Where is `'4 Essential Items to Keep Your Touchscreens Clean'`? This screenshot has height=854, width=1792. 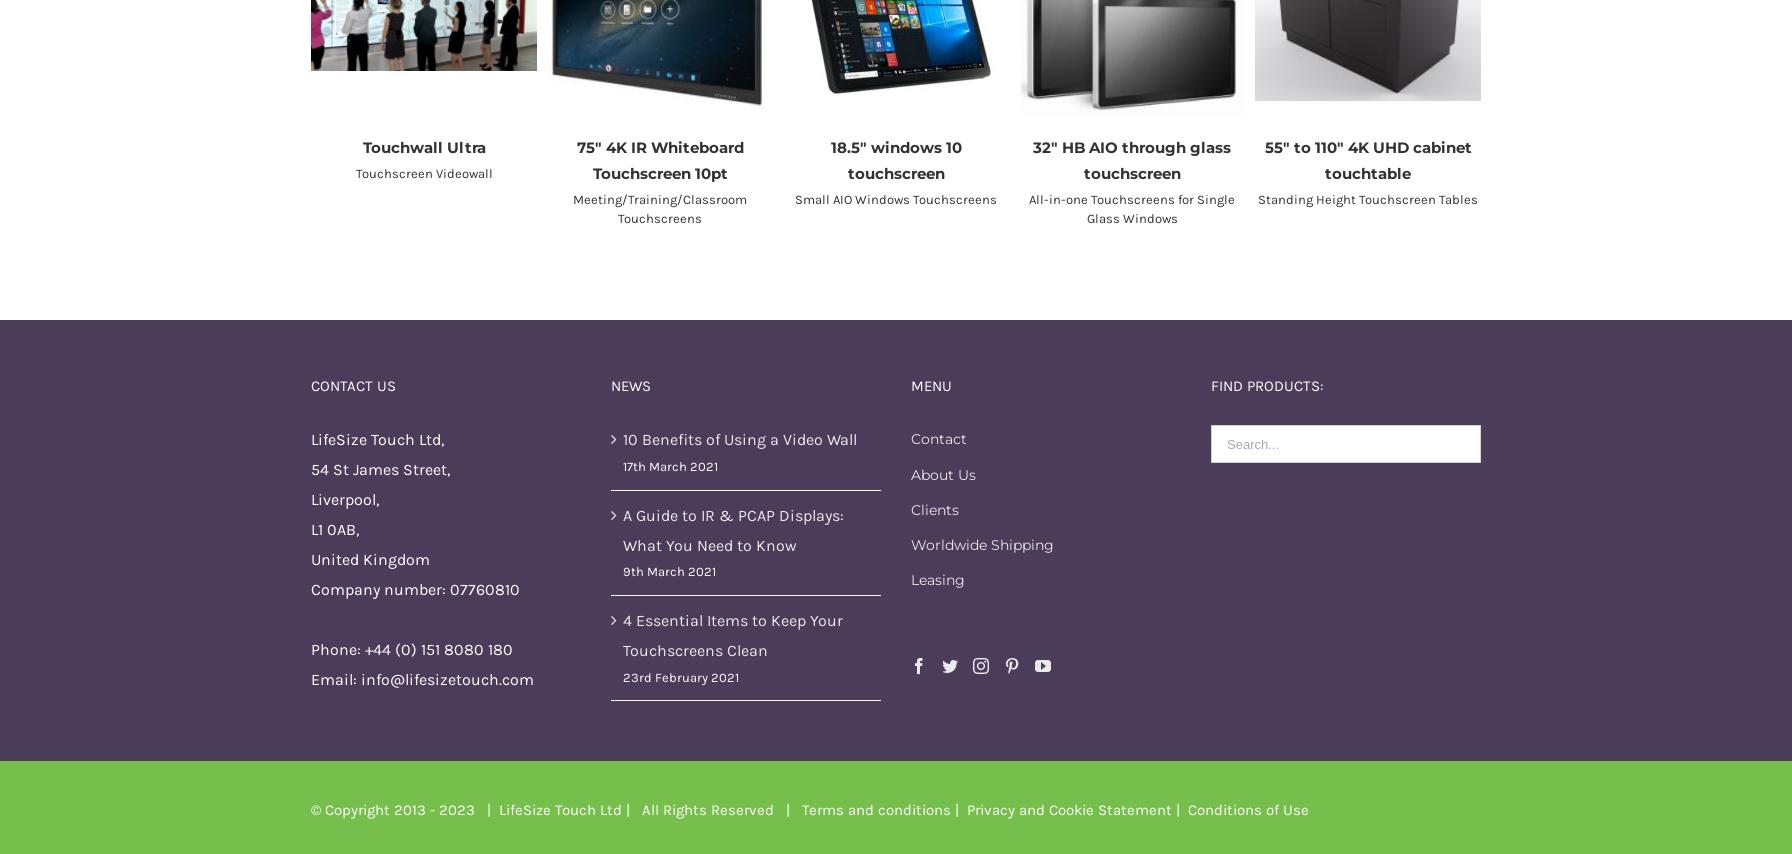
'4 Essential Items to Keep Your Touchscreens Clean' is located at coordinates (732, 633).